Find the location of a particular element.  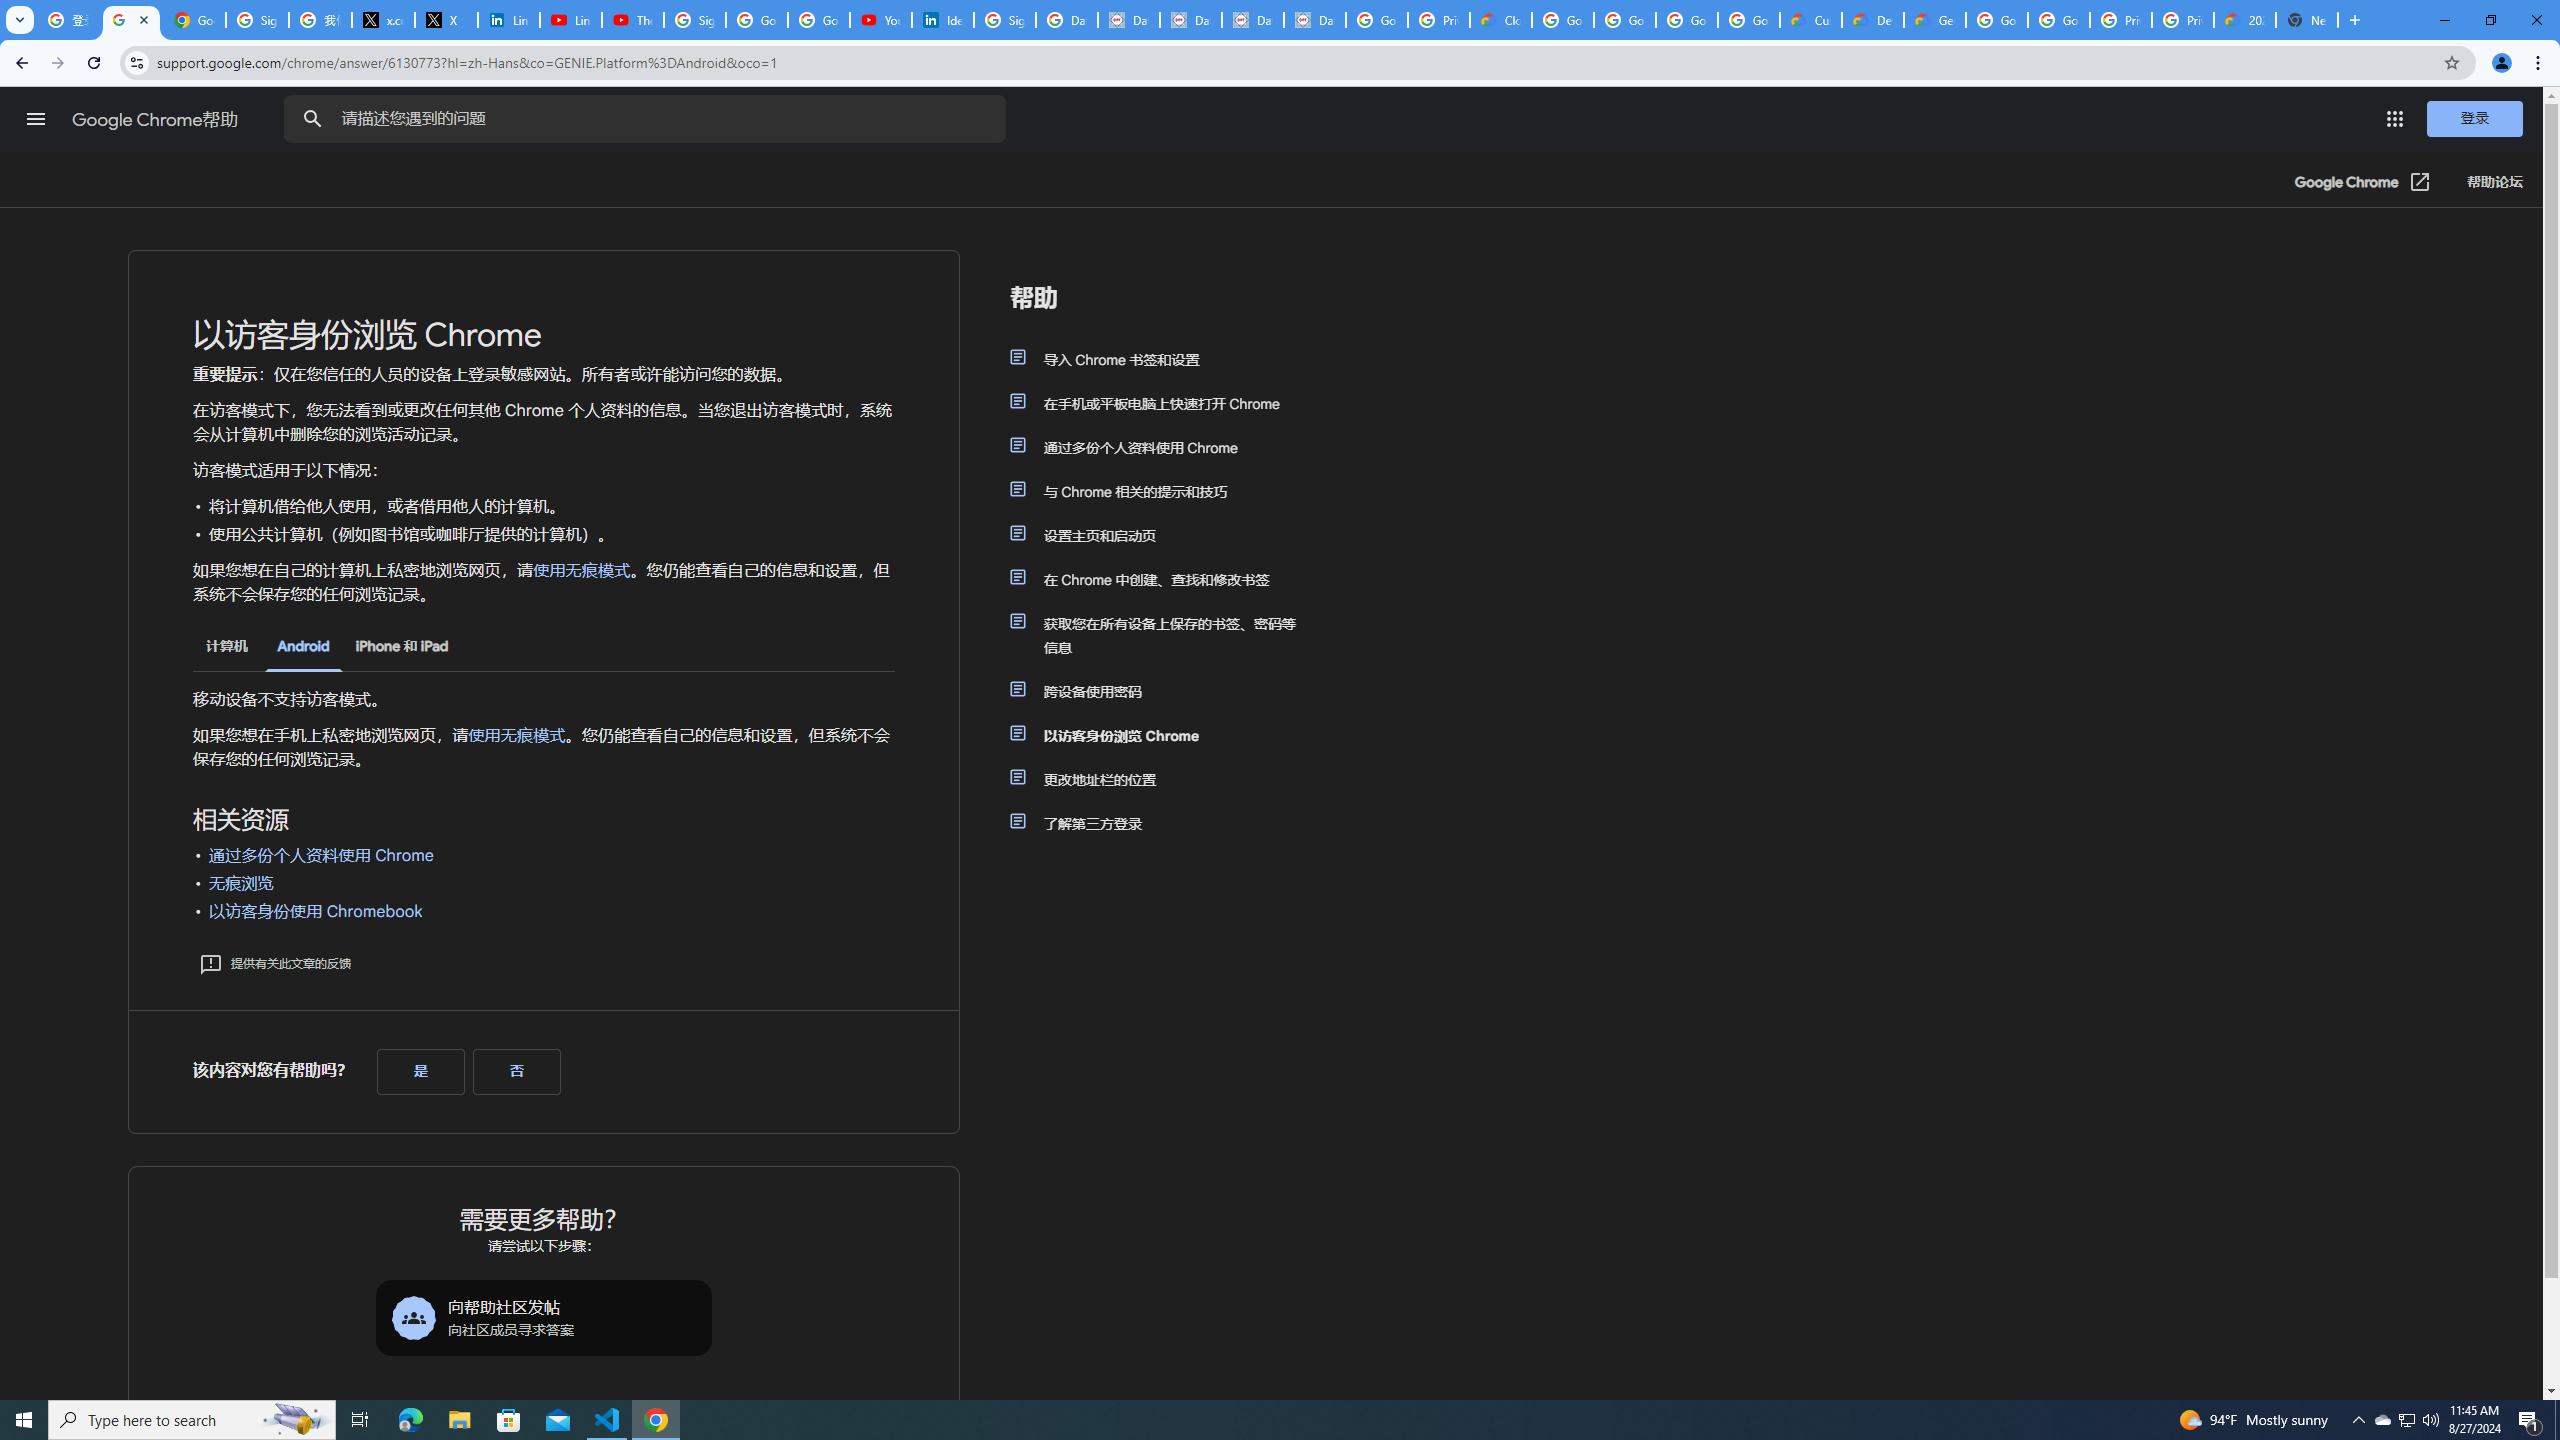

'Data Privacy Framework' is located at coordinates (1252, 19).